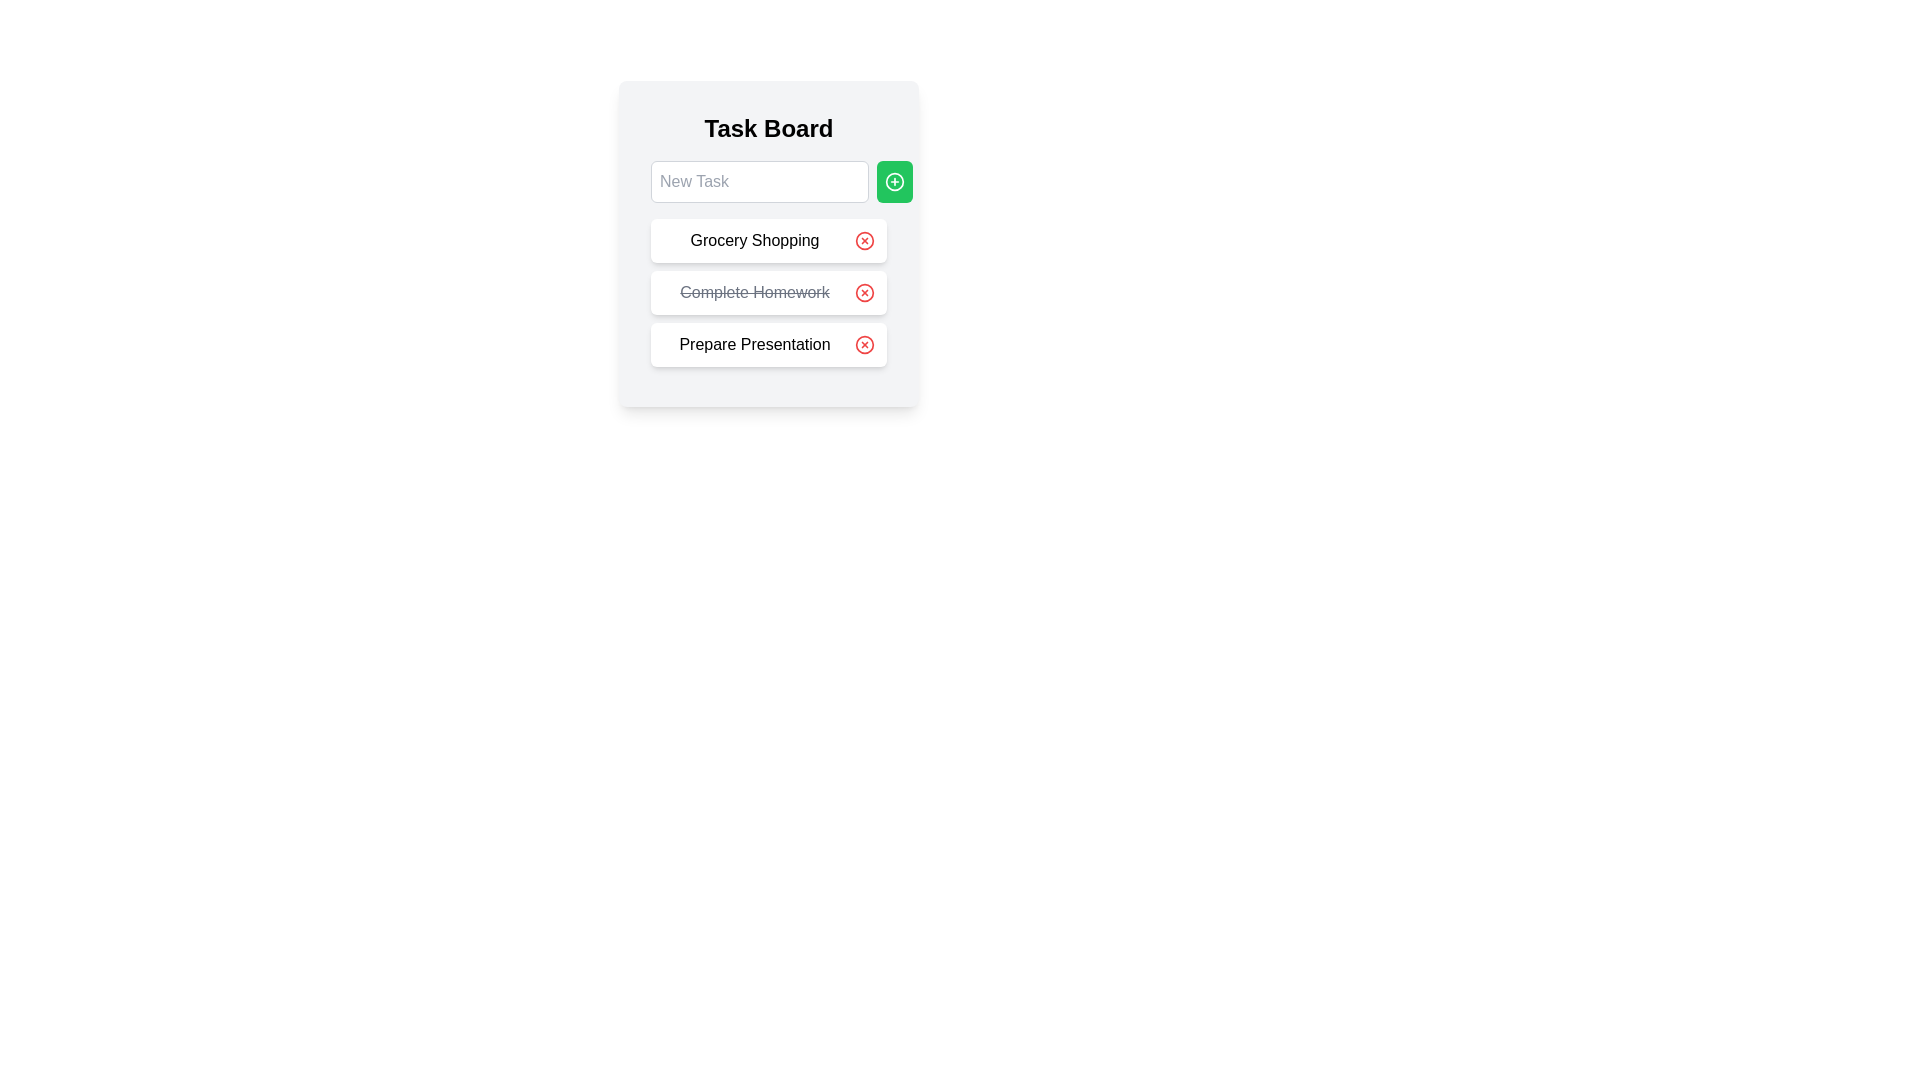 The image size is (1920, 1080). What do you see at coordinates (893, 181) in the screenshot?
I see `the circular button with a plus sign icon, located to the immediate right of the 'New Task' input field on the task board interface` at bounding box center [893, 181].